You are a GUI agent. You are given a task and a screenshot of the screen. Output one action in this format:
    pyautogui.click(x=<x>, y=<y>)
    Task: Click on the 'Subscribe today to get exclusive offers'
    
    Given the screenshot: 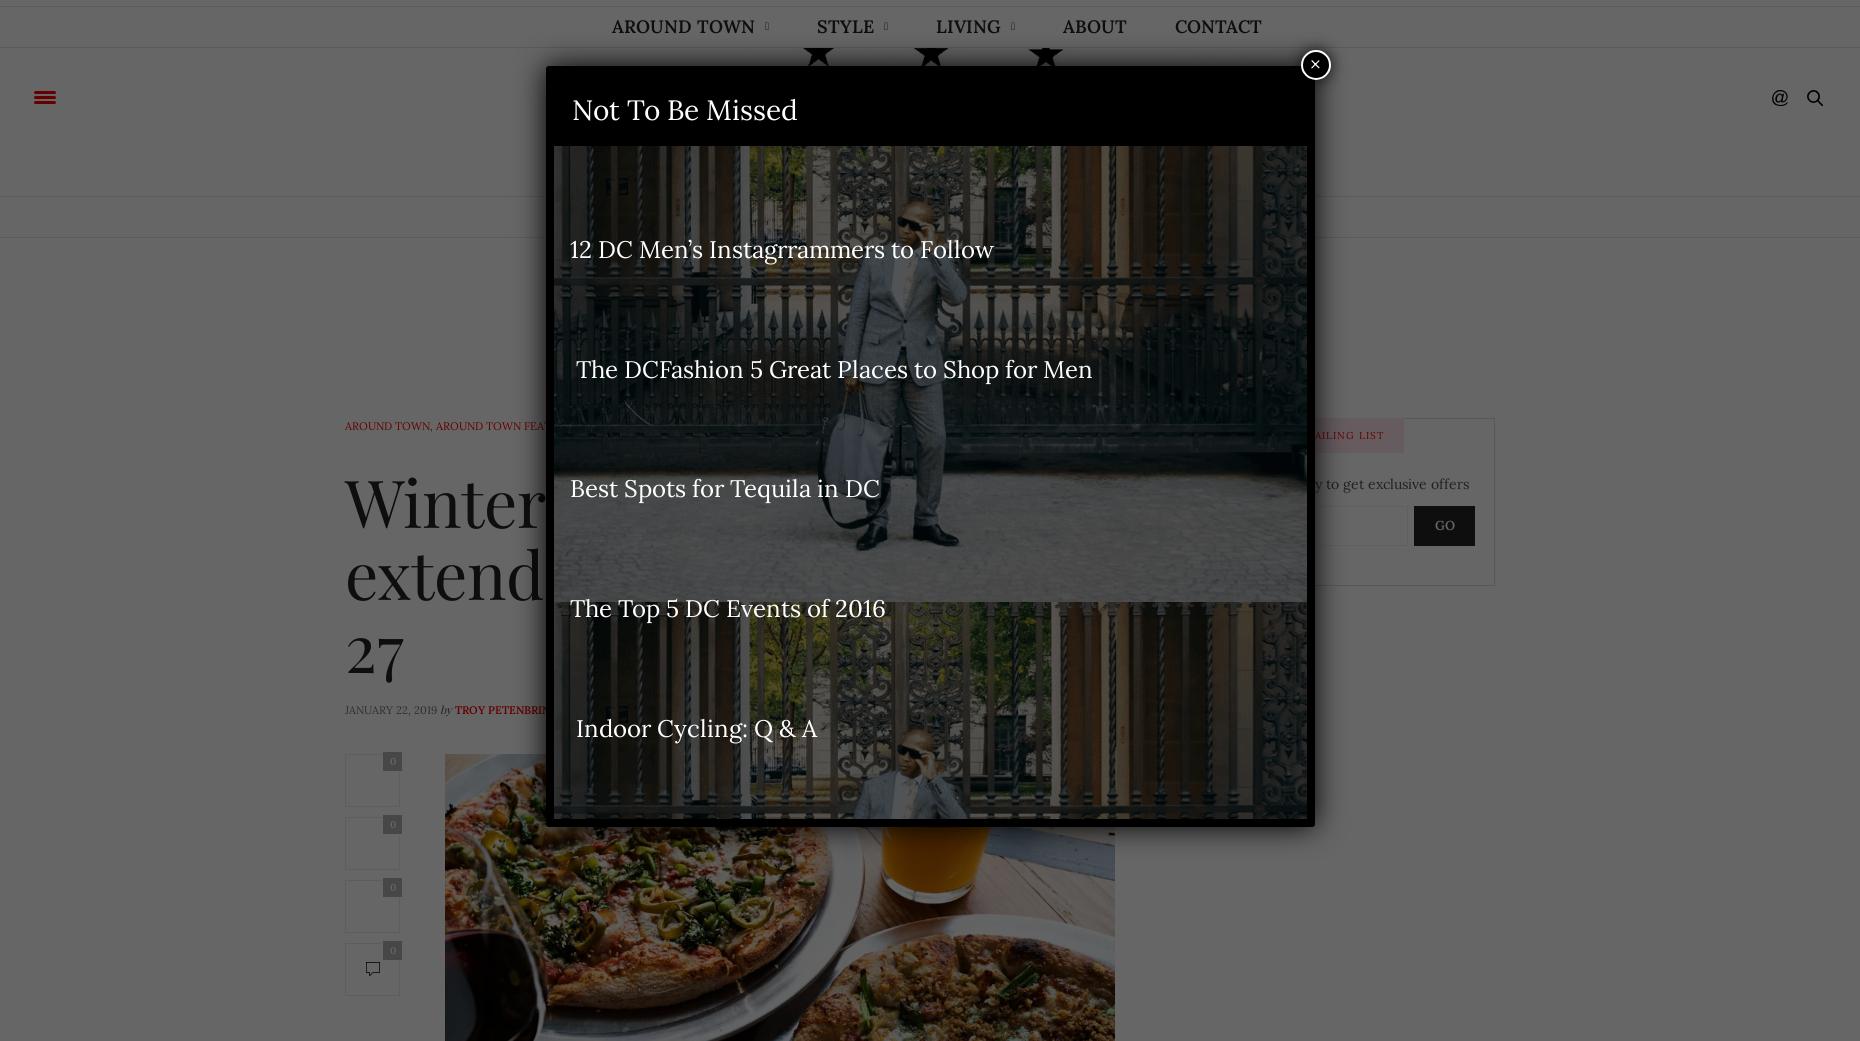 What is the action you would take?
    pyautogui.click(x=1344, y=482)
    